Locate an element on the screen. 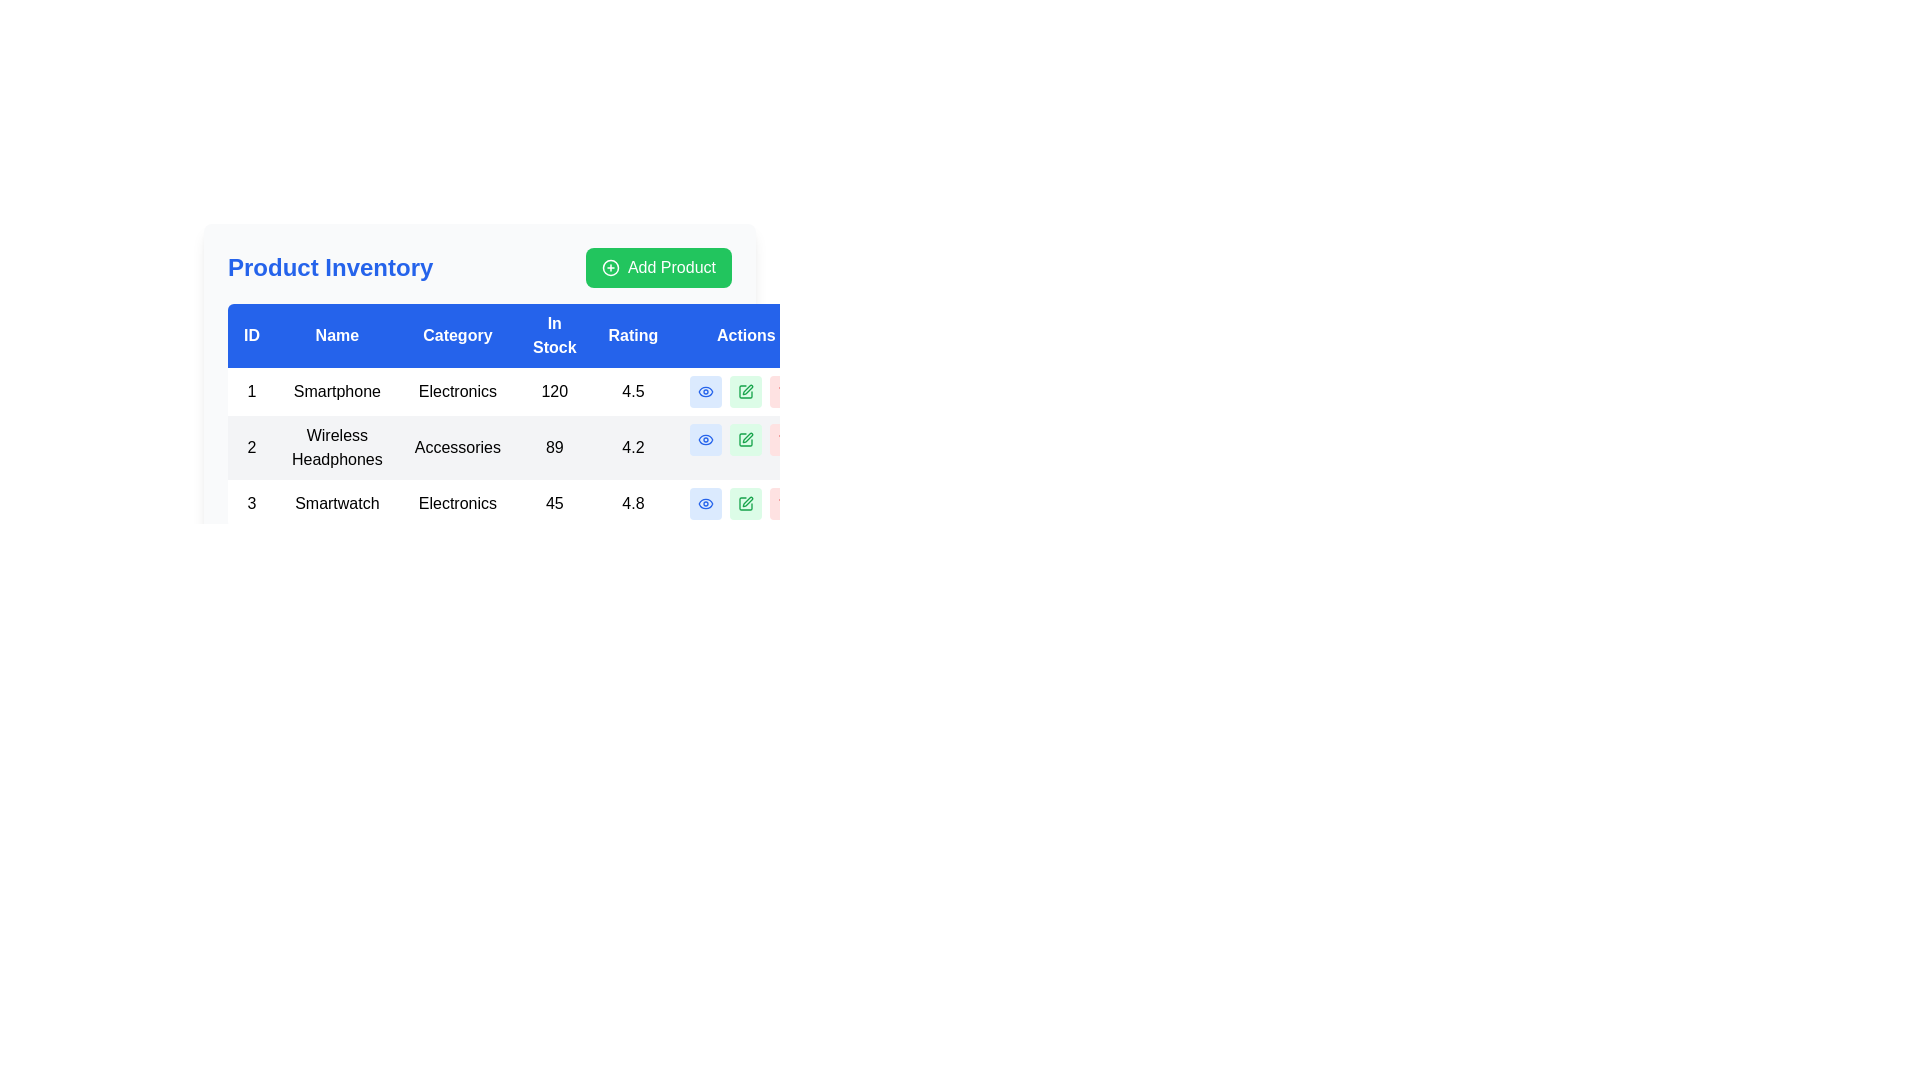  the 'Category' table header is located at coordinates (480, 349).